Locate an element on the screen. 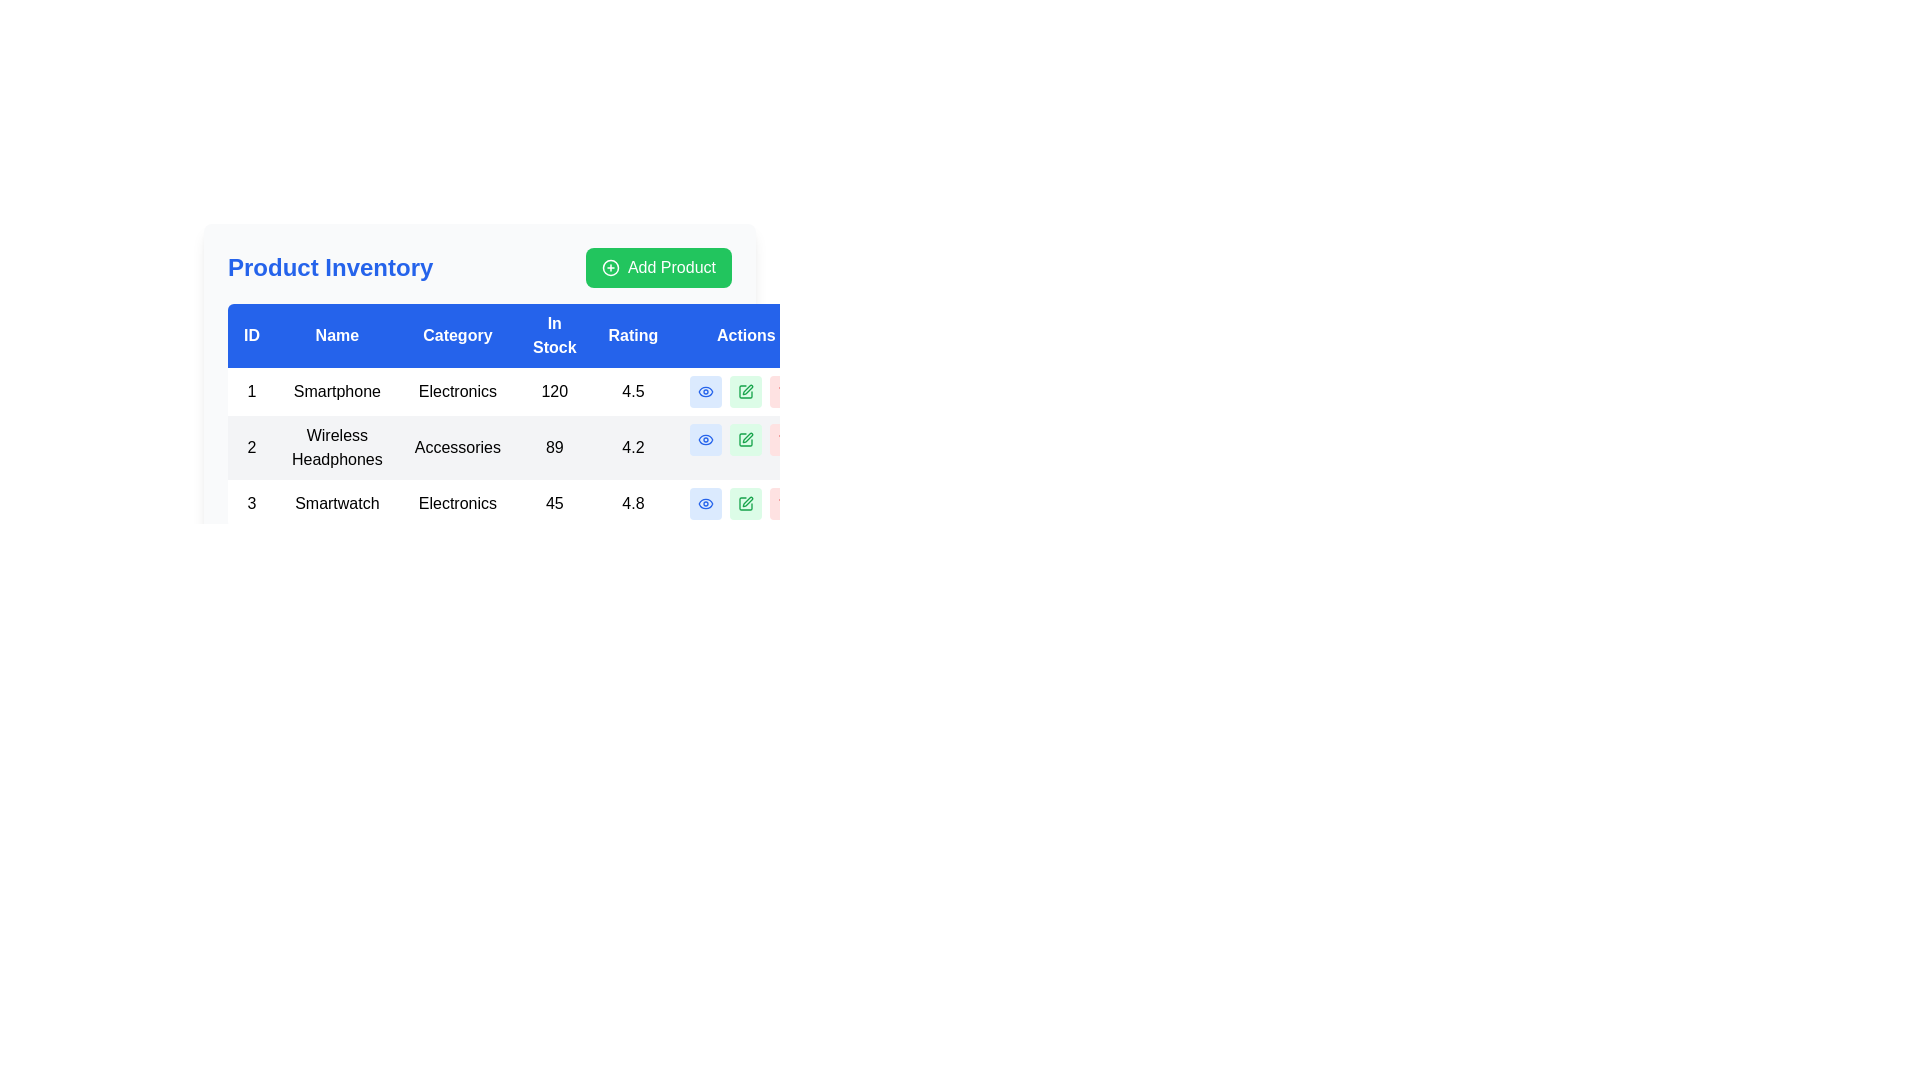  the 'Category' table header is located at coordinates (480, 349).